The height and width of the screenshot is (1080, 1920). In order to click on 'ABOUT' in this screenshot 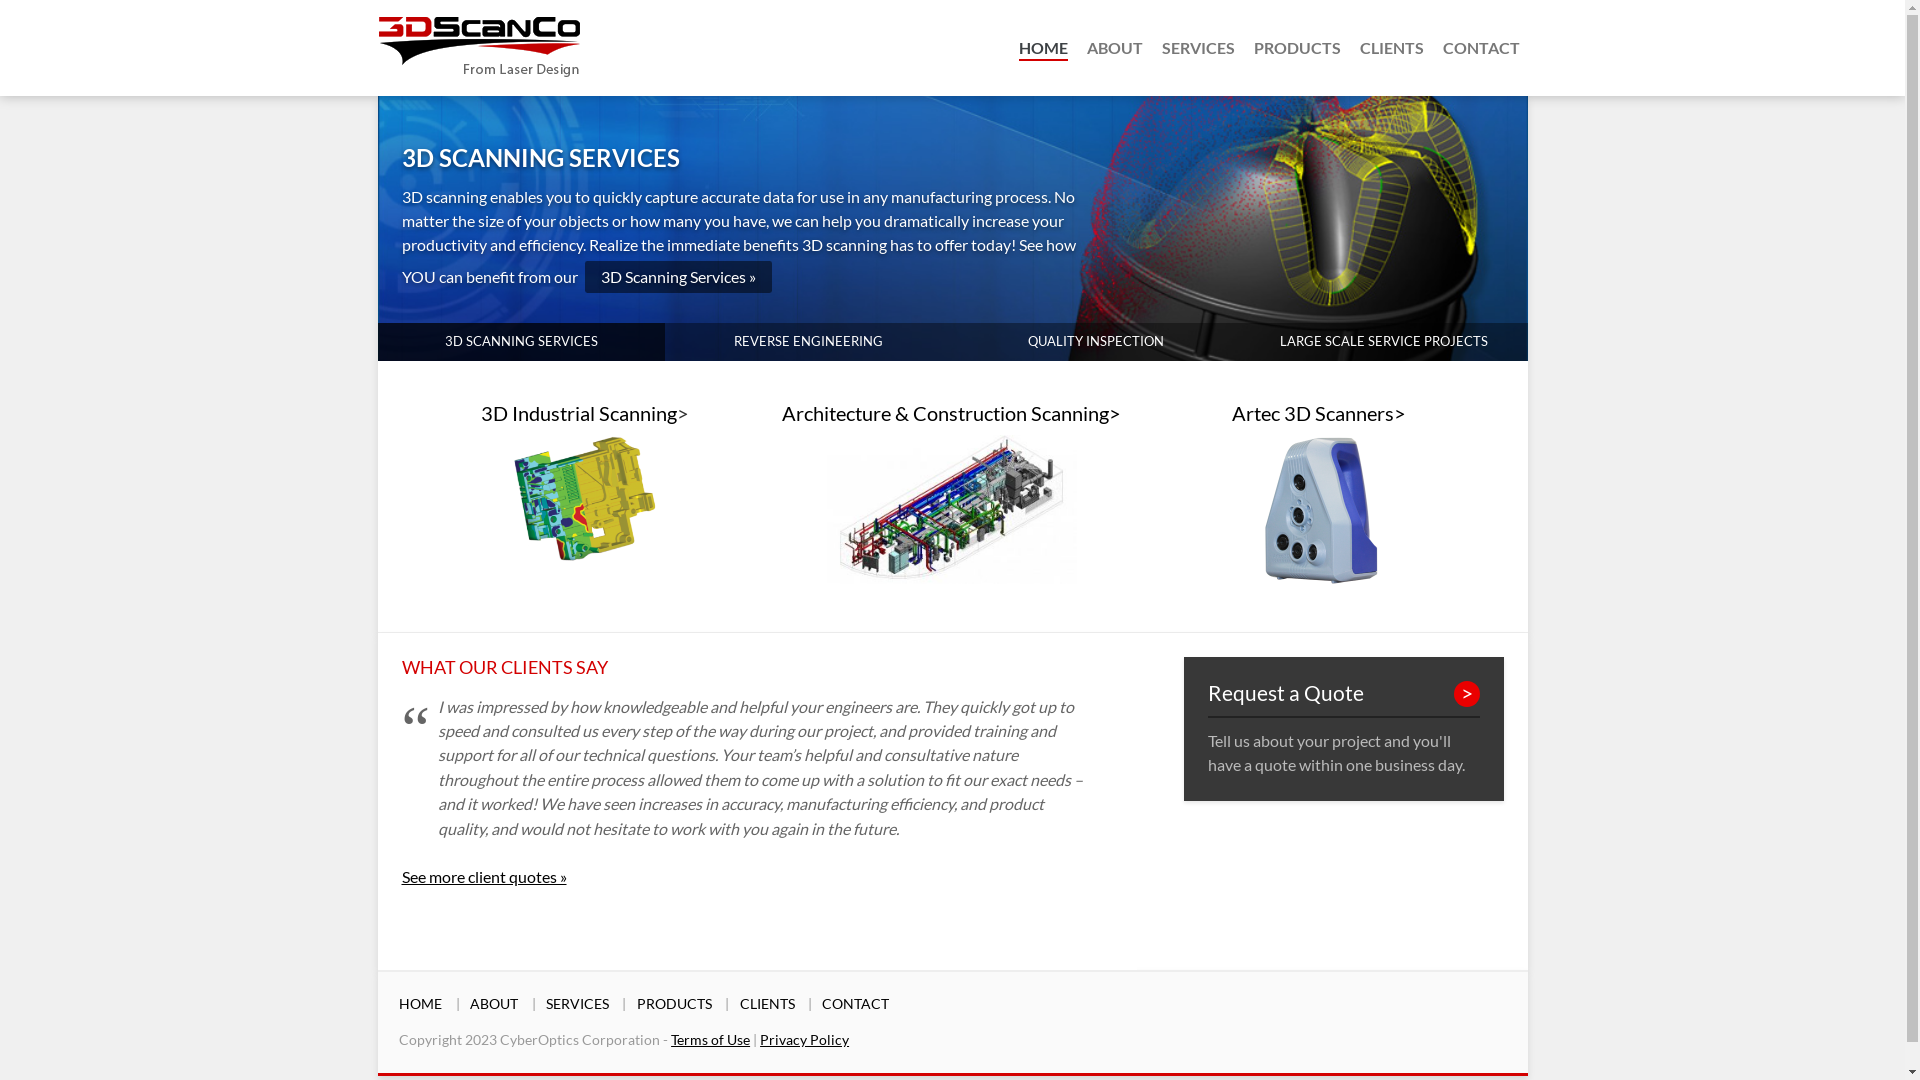, I will do `click(1084, 46)`.